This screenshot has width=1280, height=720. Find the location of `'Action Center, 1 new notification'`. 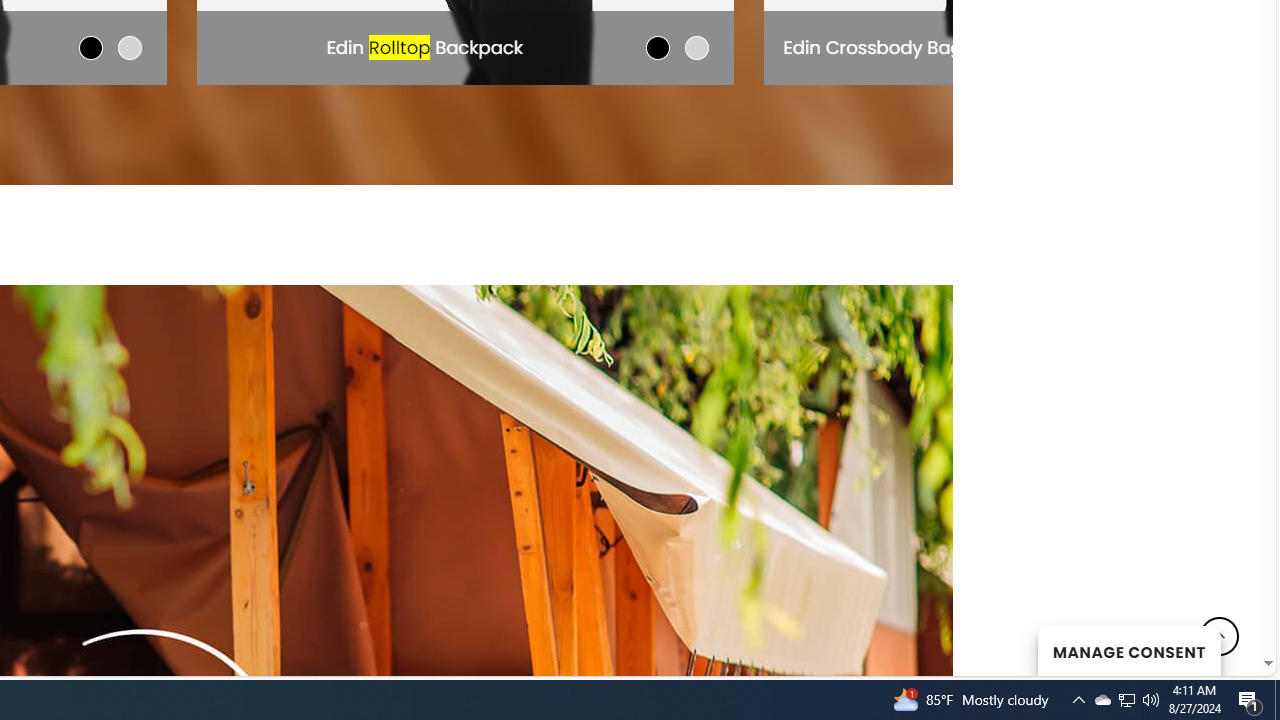

'Action Center, 1 new notification' is located at coordinates (1250, 698).